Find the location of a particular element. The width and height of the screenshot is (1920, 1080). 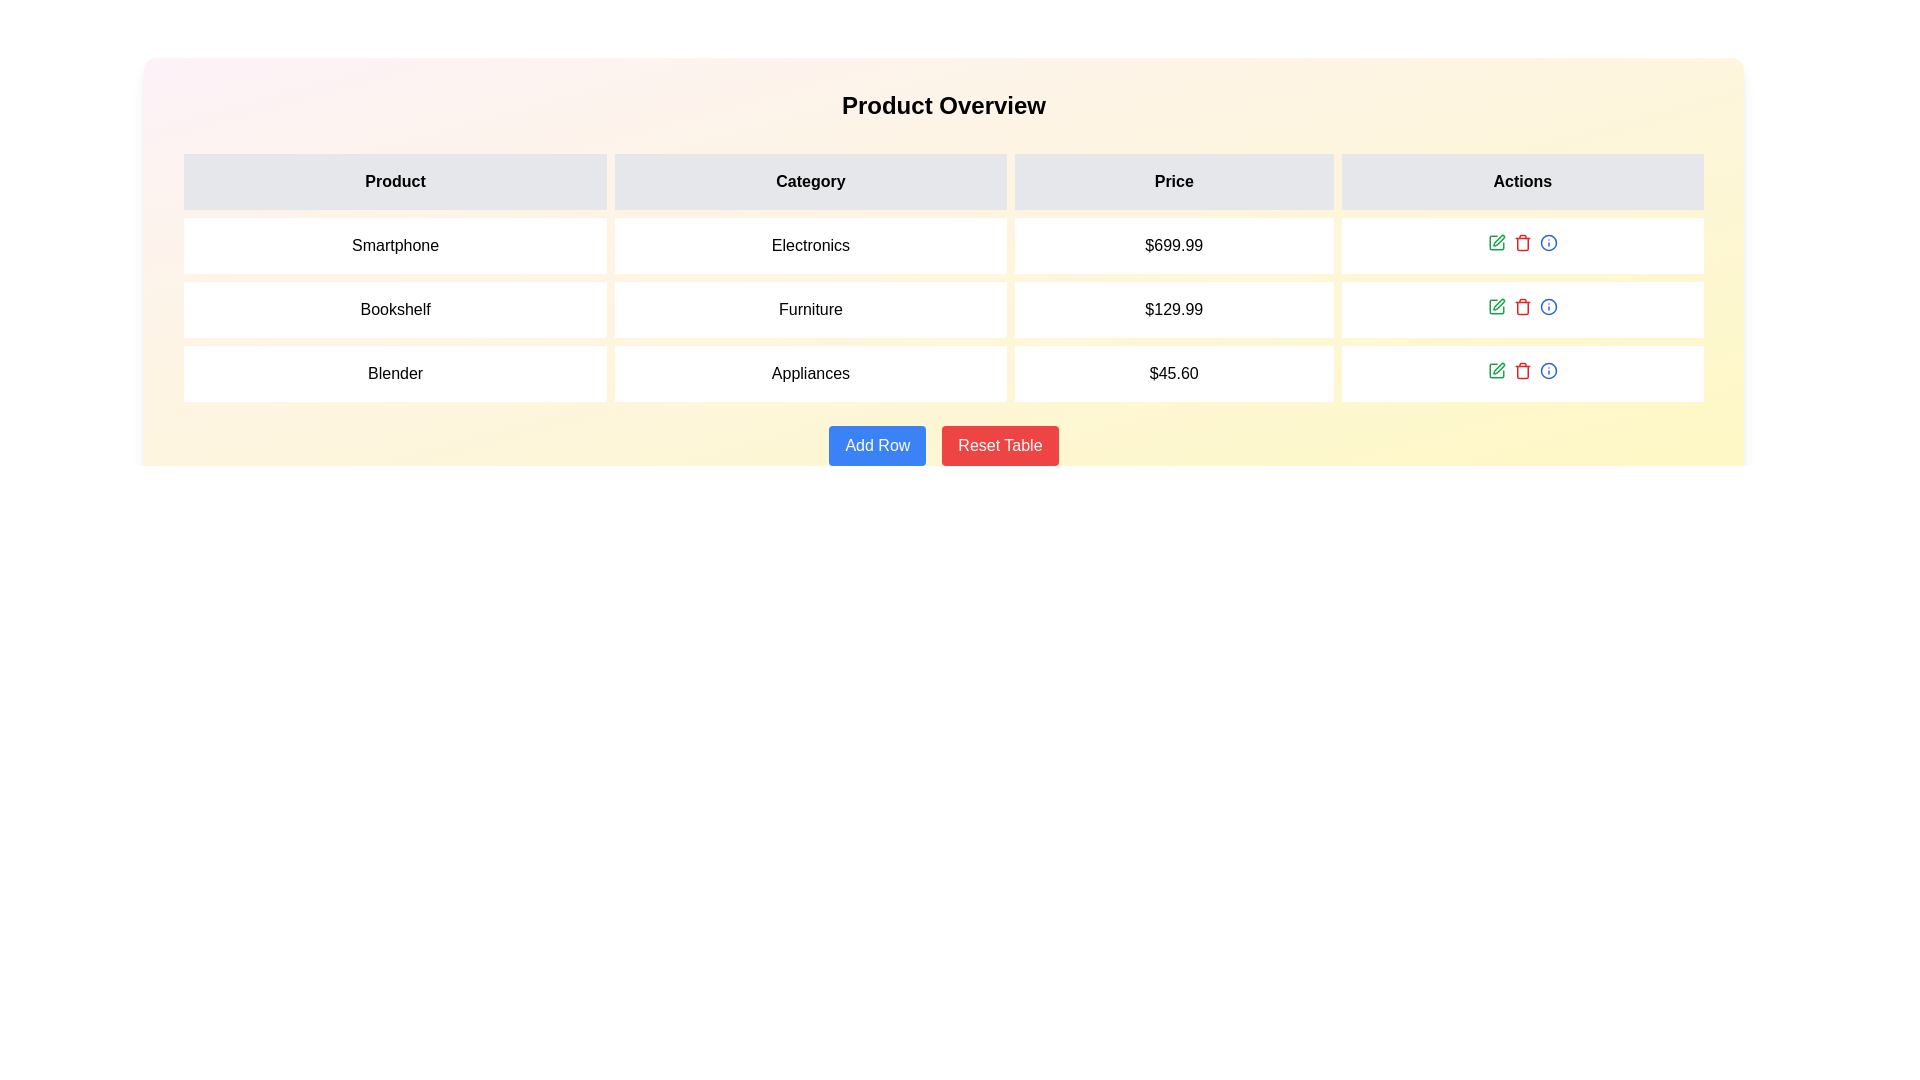

the edit icon button in the first row of the 'Actions' column for the product 'Smartphone' to initiate the edit functionality is located at coordinates (1496, 242).